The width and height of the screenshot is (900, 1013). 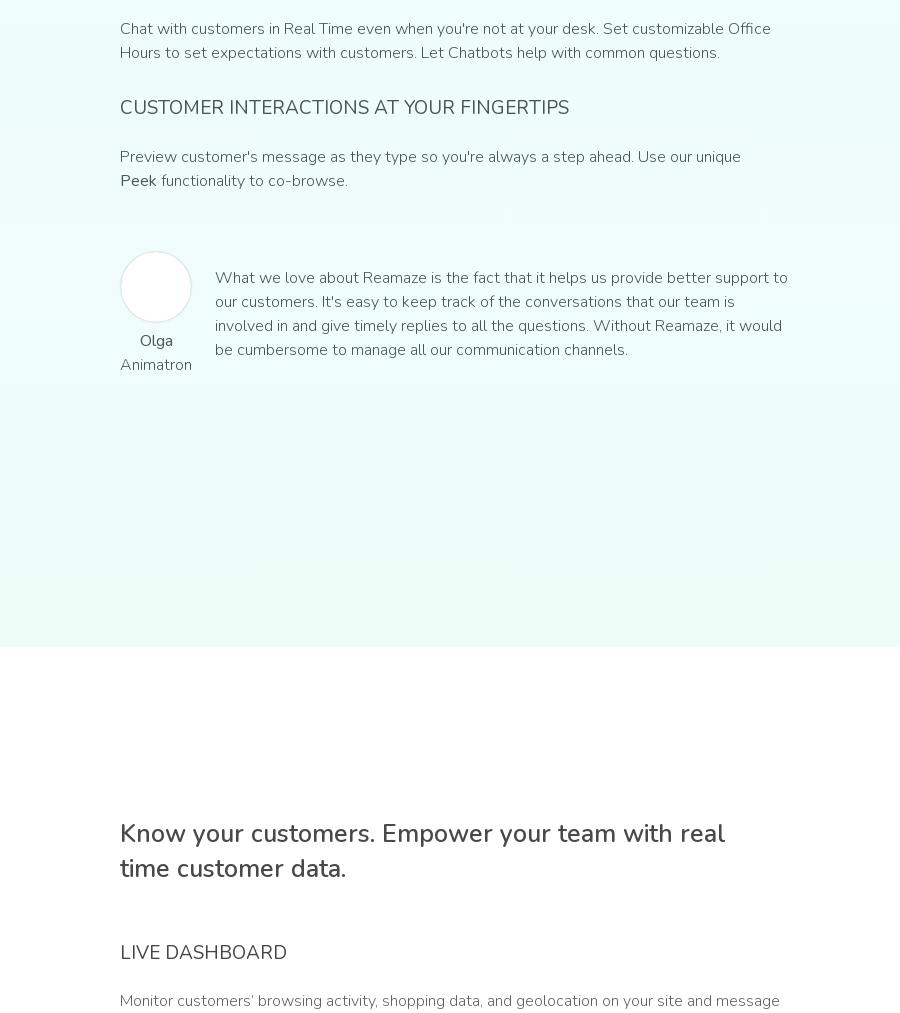 I want to click on 'Live Dashboard', so click(x=203, y=952).